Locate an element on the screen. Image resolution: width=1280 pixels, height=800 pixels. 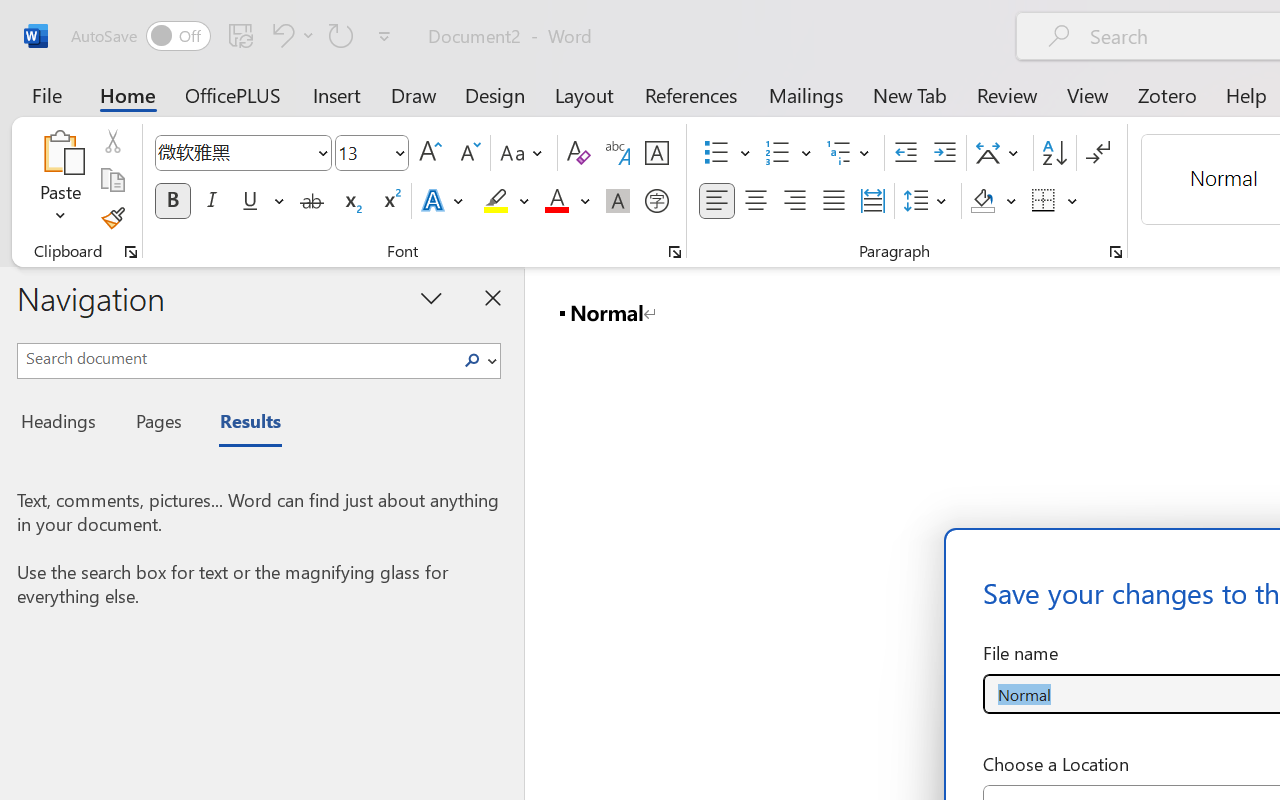
'Office Clipboard...' is located at coordinates (130, 251).